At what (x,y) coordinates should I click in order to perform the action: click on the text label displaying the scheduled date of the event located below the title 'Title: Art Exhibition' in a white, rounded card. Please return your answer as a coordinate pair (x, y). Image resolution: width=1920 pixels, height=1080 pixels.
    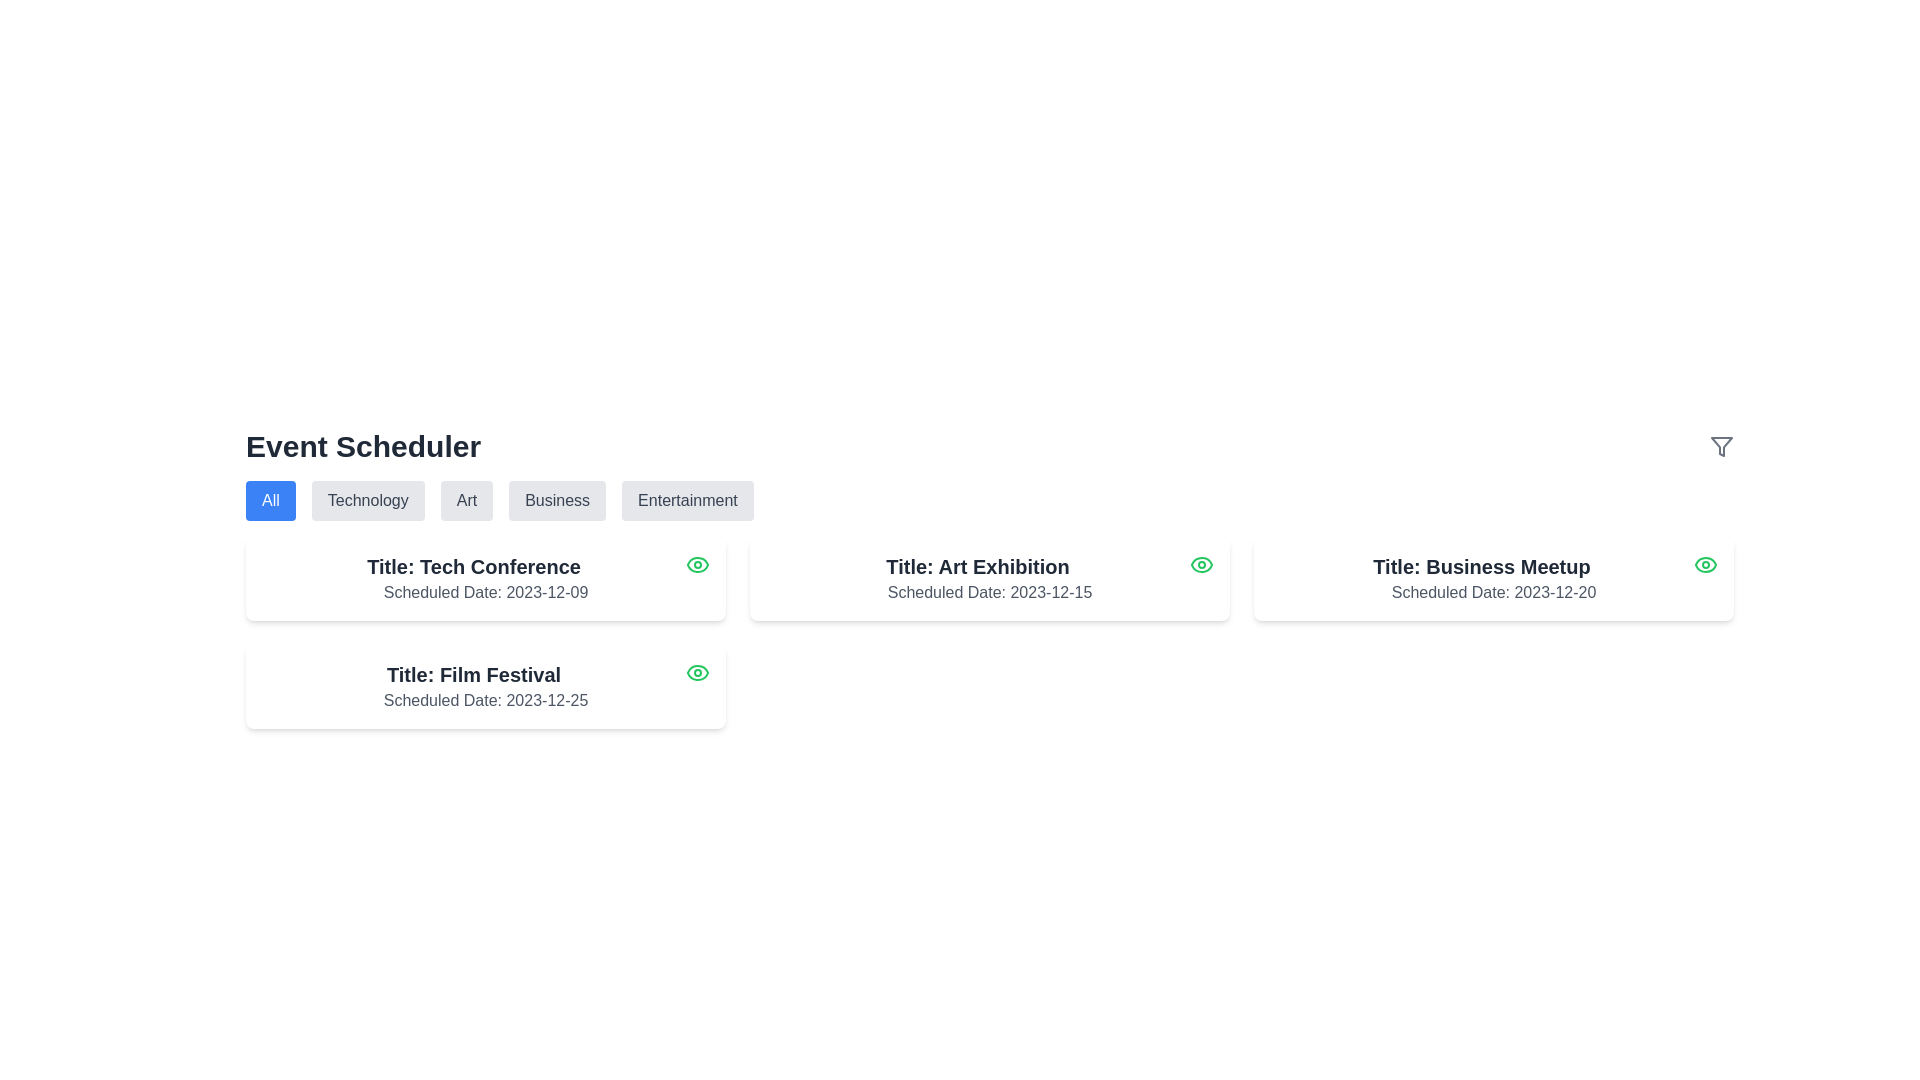
    Looking at the image, I should click on (989, 592).